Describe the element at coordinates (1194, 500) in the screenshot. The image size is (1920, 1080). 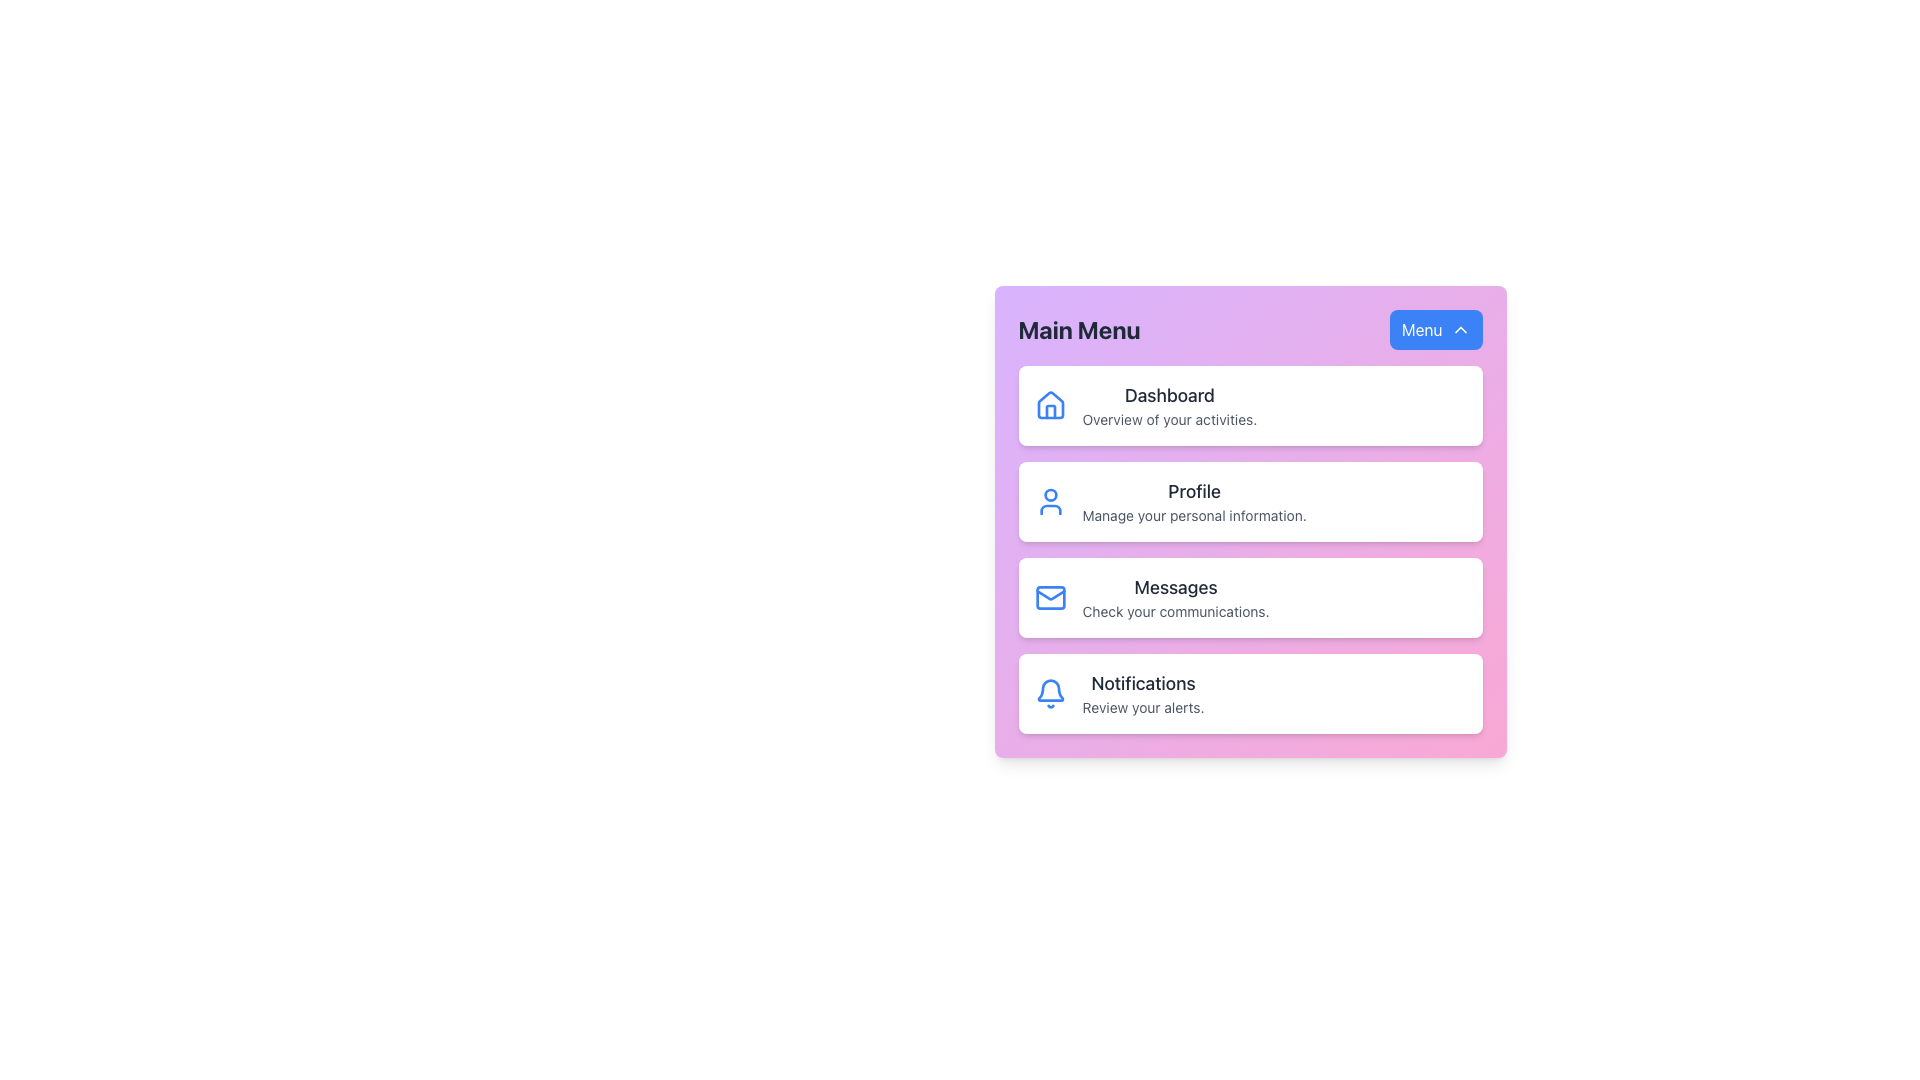
I see `the 'Profile' textual informational component, which features a prominent title and a subtitle, located in the sidebar with a purple gradient background` at that location.